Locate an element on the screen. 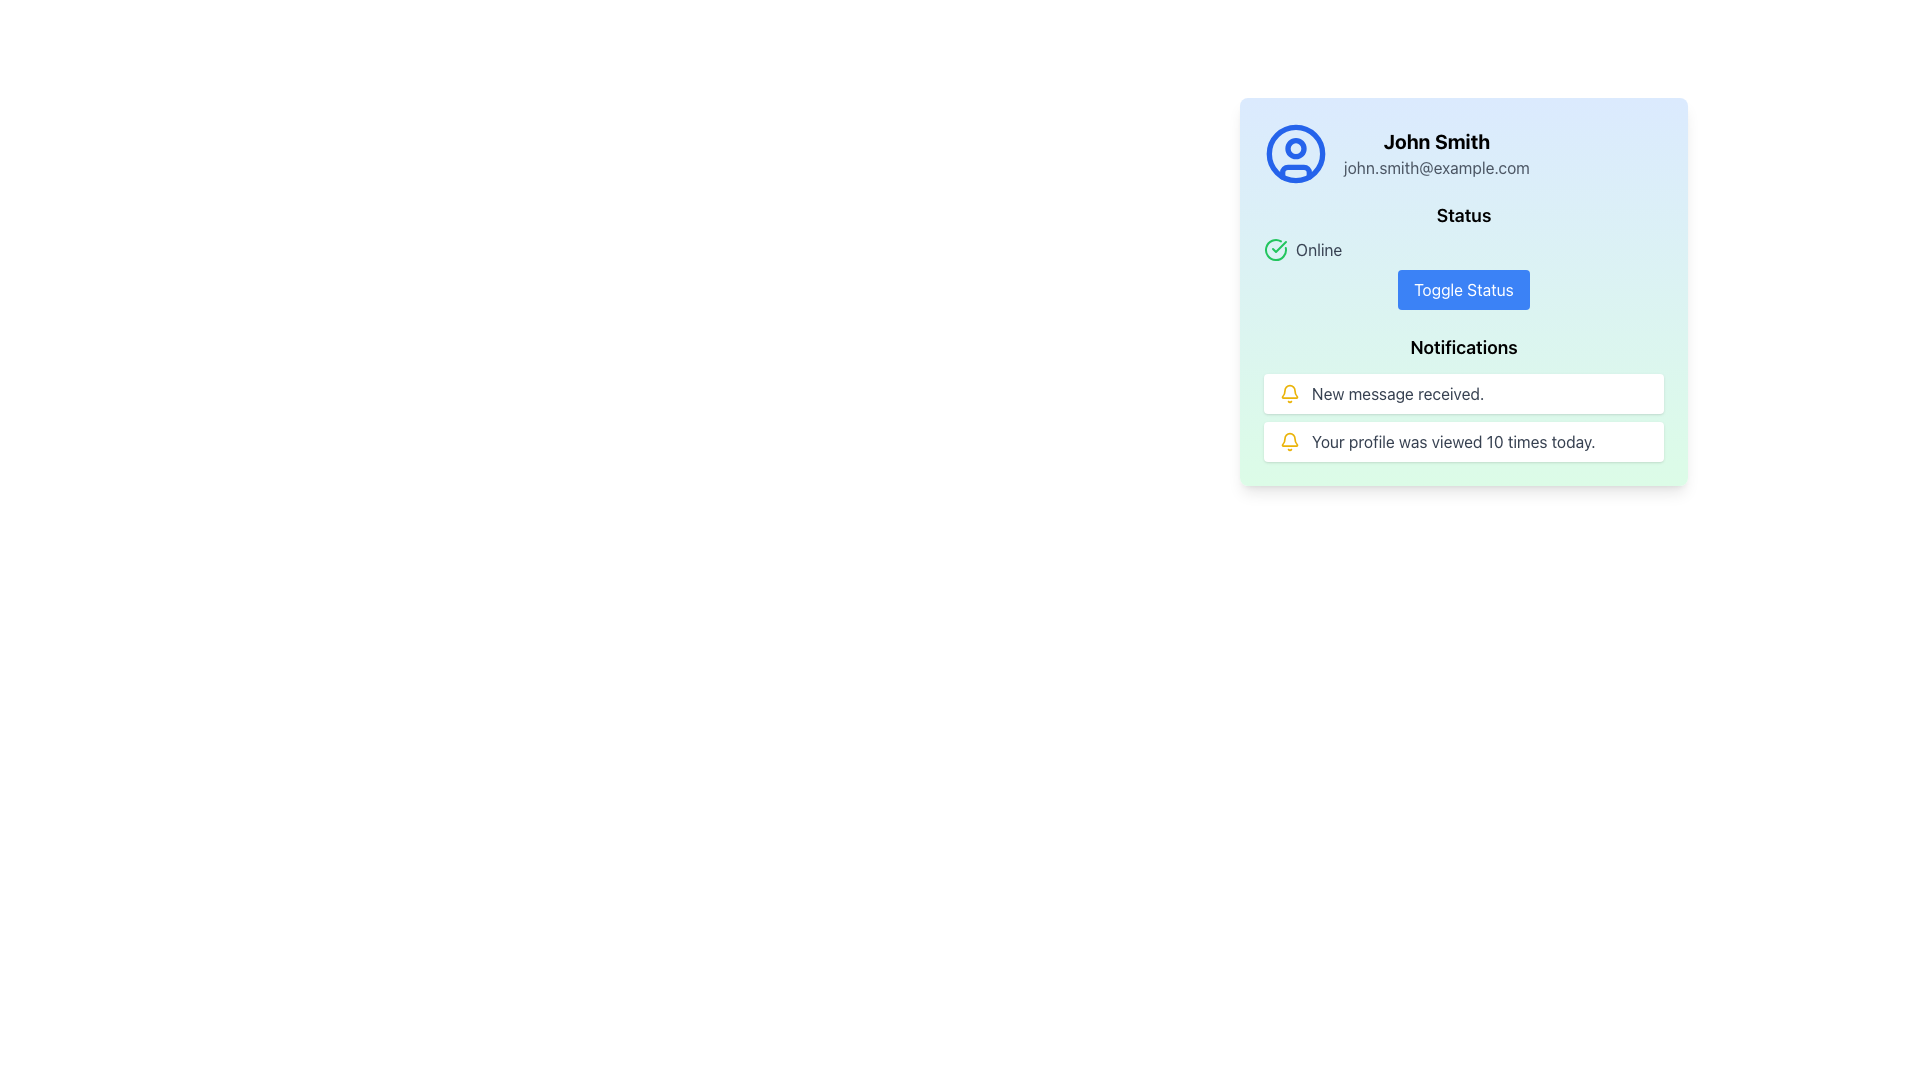 The image size is (1920, 1080). the 'Status' text label, which is a bold black font displayed at the top center of the user detail card is located at coordinates (1464, 216).